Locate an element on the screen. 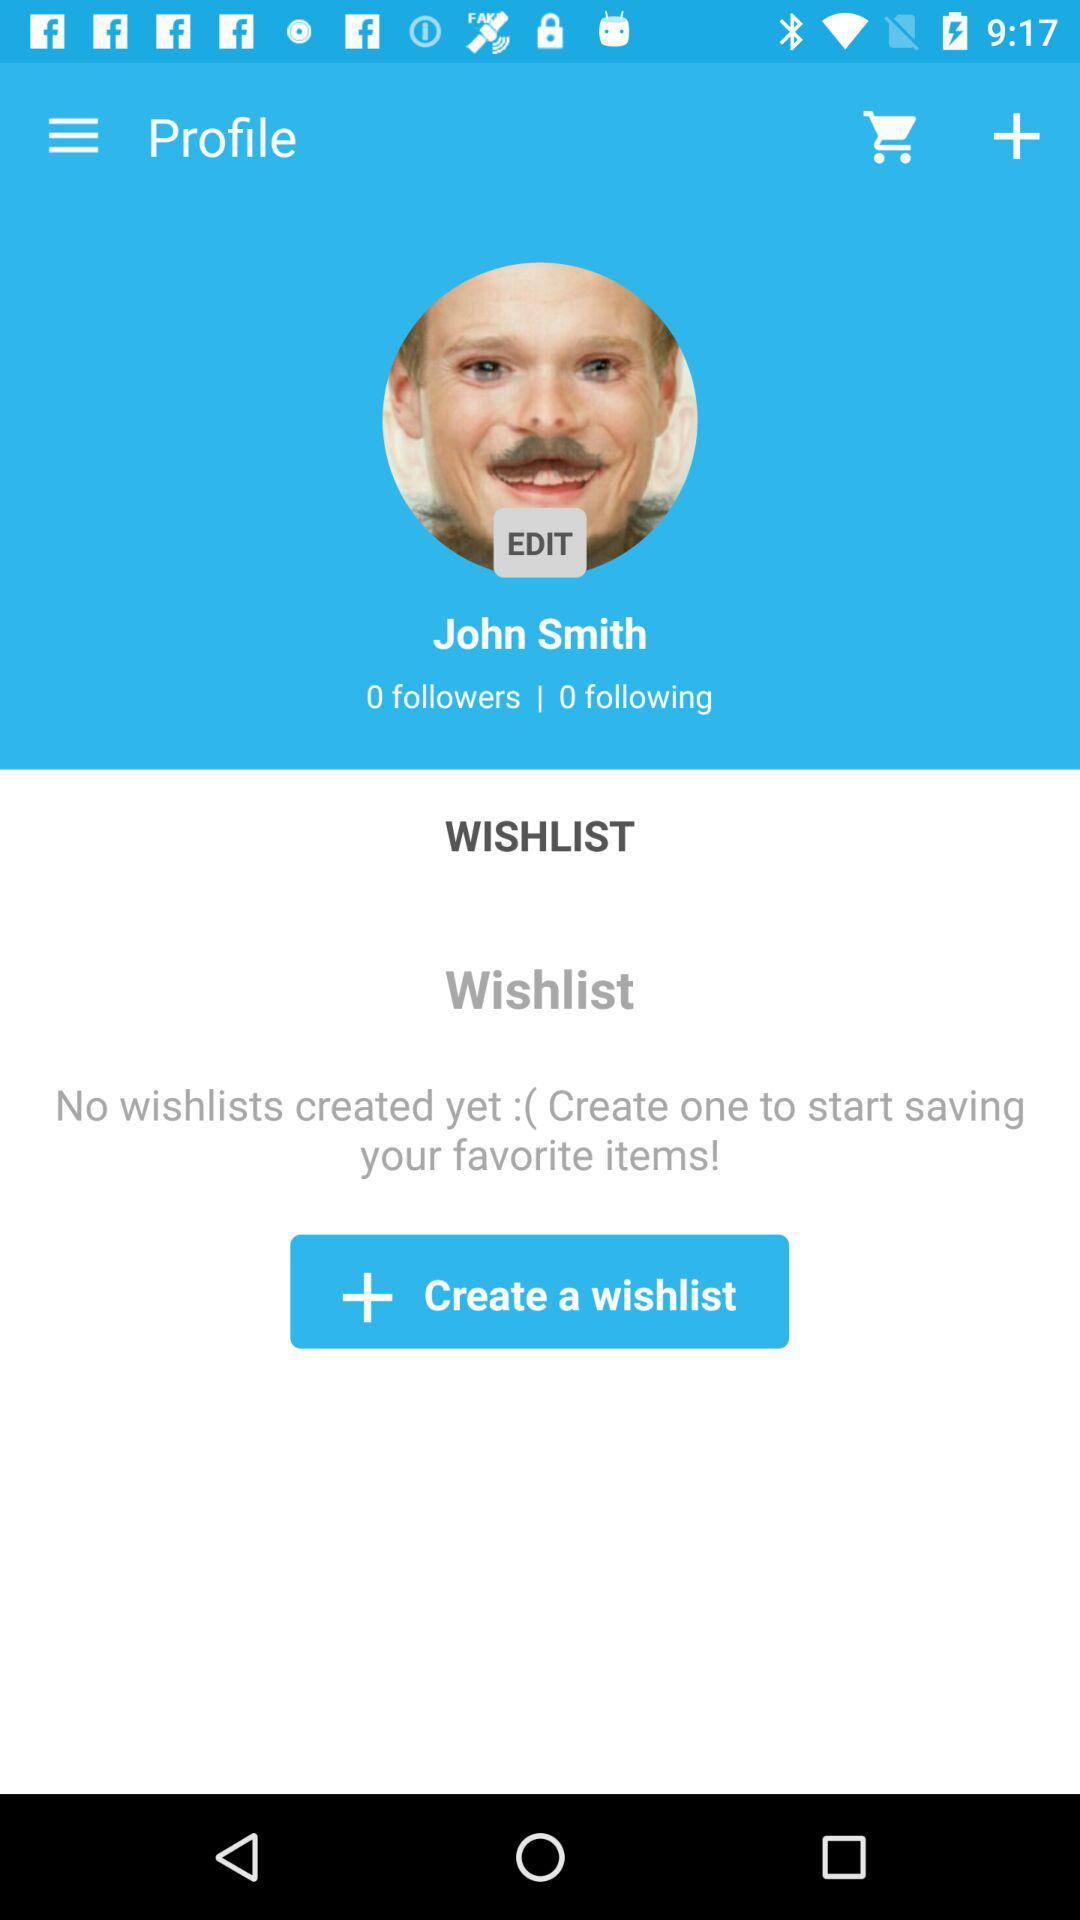 Image resolution: width=1080 pixels, height=1920 pixels. icon below john smith is located at coordinates (636, 695).